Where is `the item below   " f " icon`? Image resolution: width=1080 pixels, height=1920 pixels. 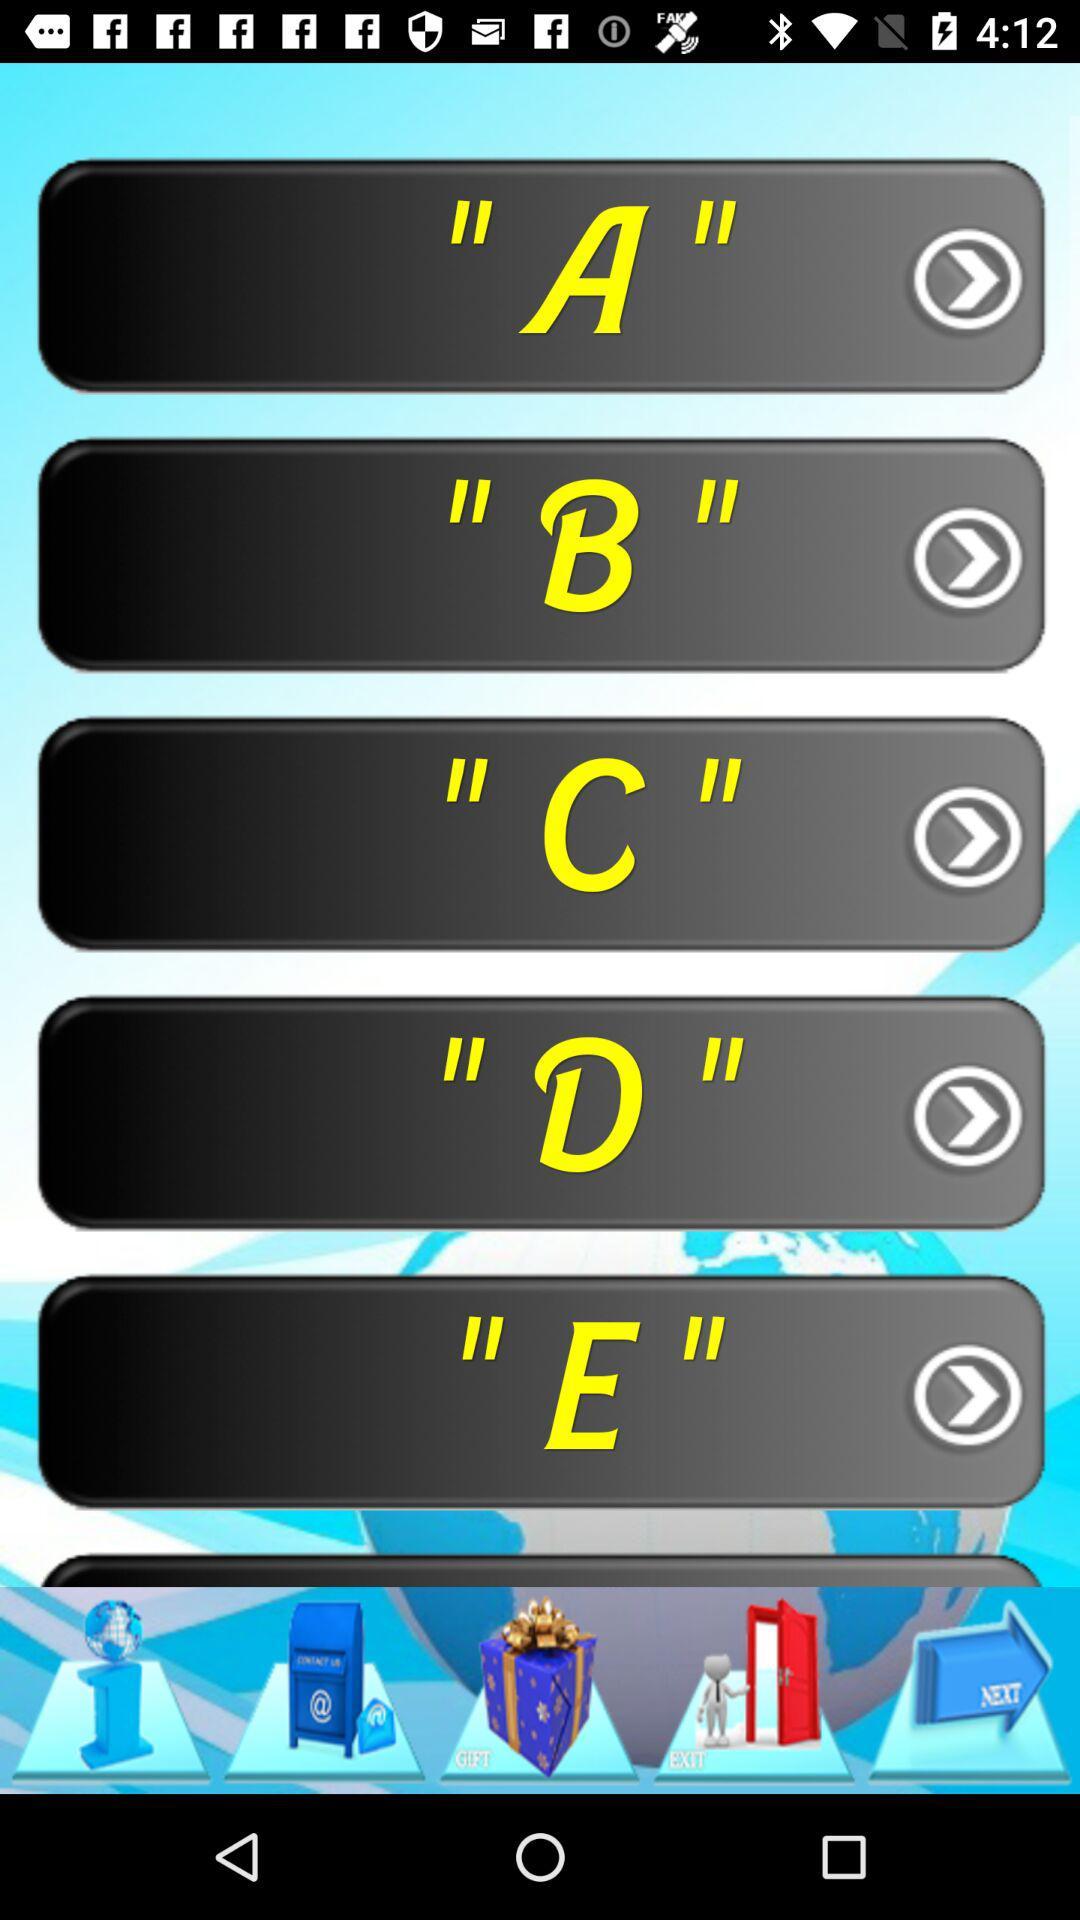 the item below   " f " icon is located at coordinates (323, 1689).